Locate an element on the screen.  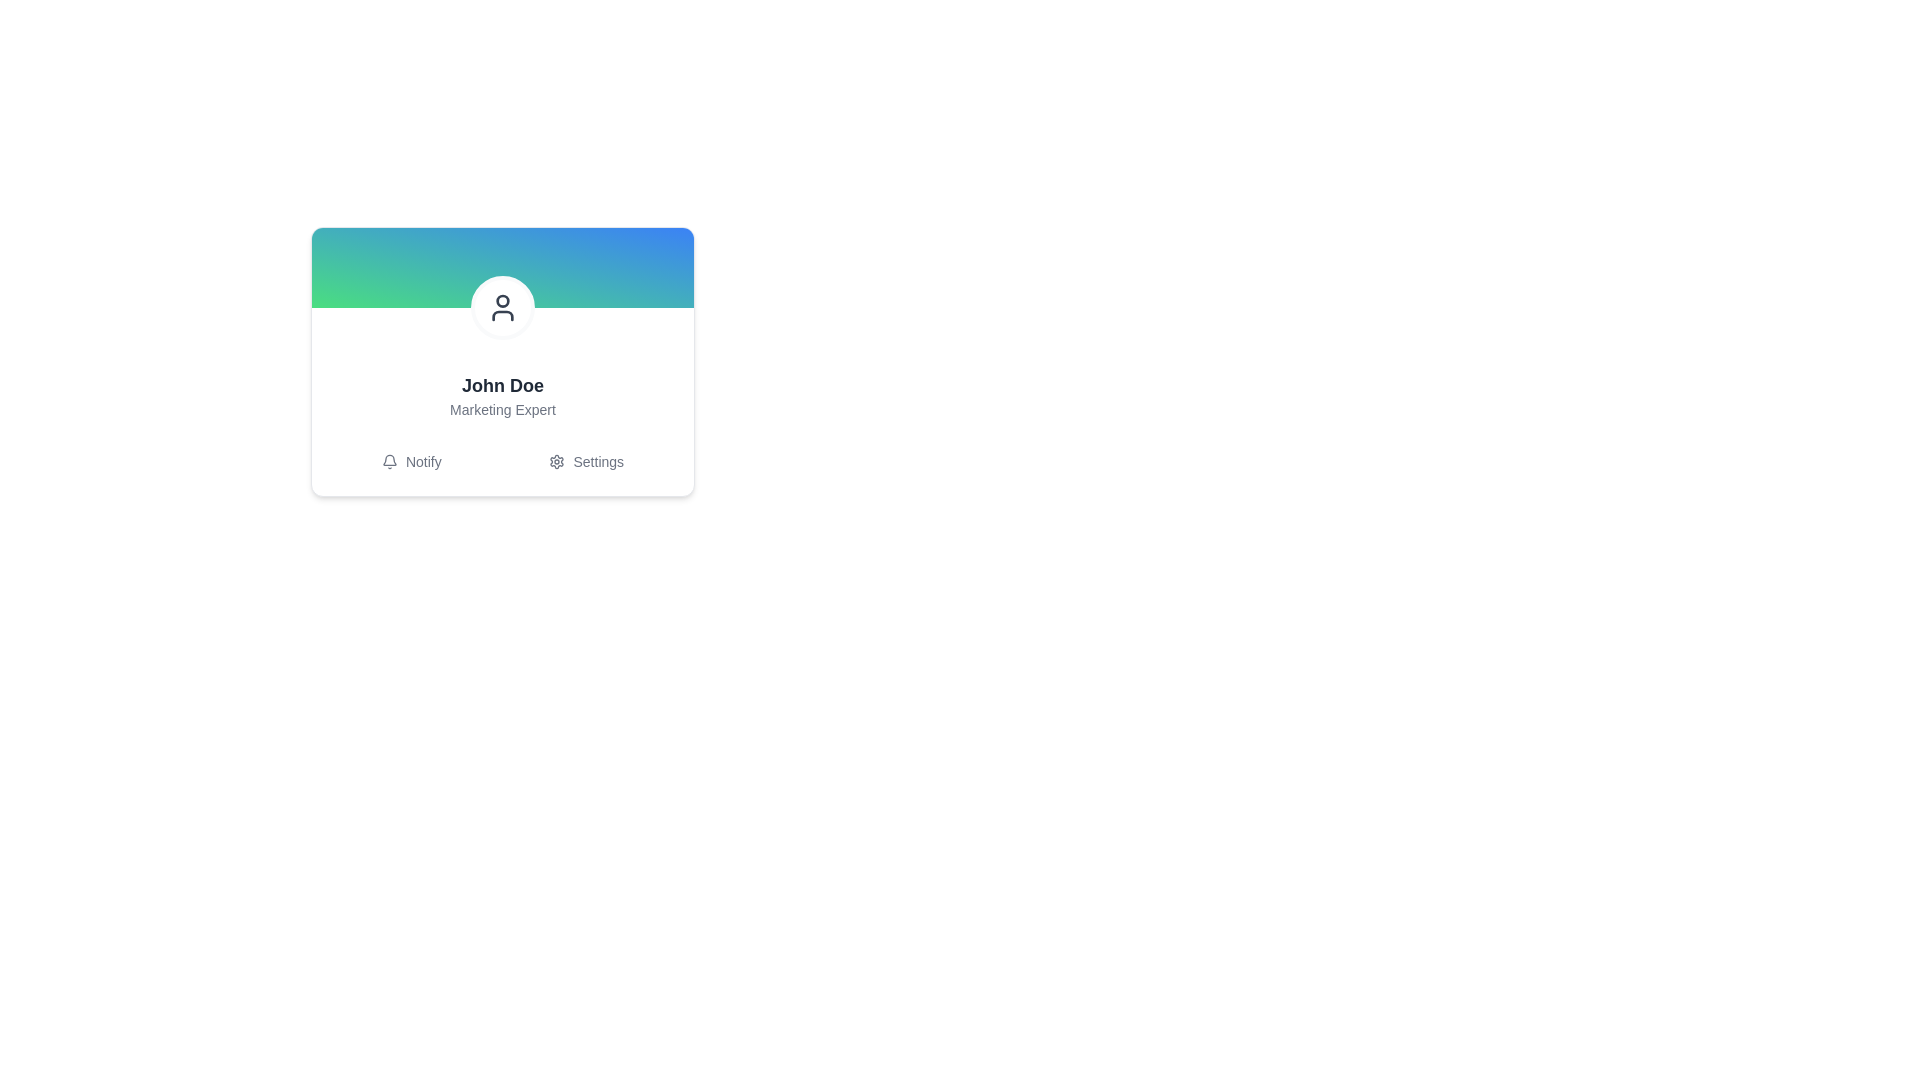
the decorative icon component representing the user profile, which is centered above the text 'John Doe, Marketing Expert.' is located at coordinates (503, 308).